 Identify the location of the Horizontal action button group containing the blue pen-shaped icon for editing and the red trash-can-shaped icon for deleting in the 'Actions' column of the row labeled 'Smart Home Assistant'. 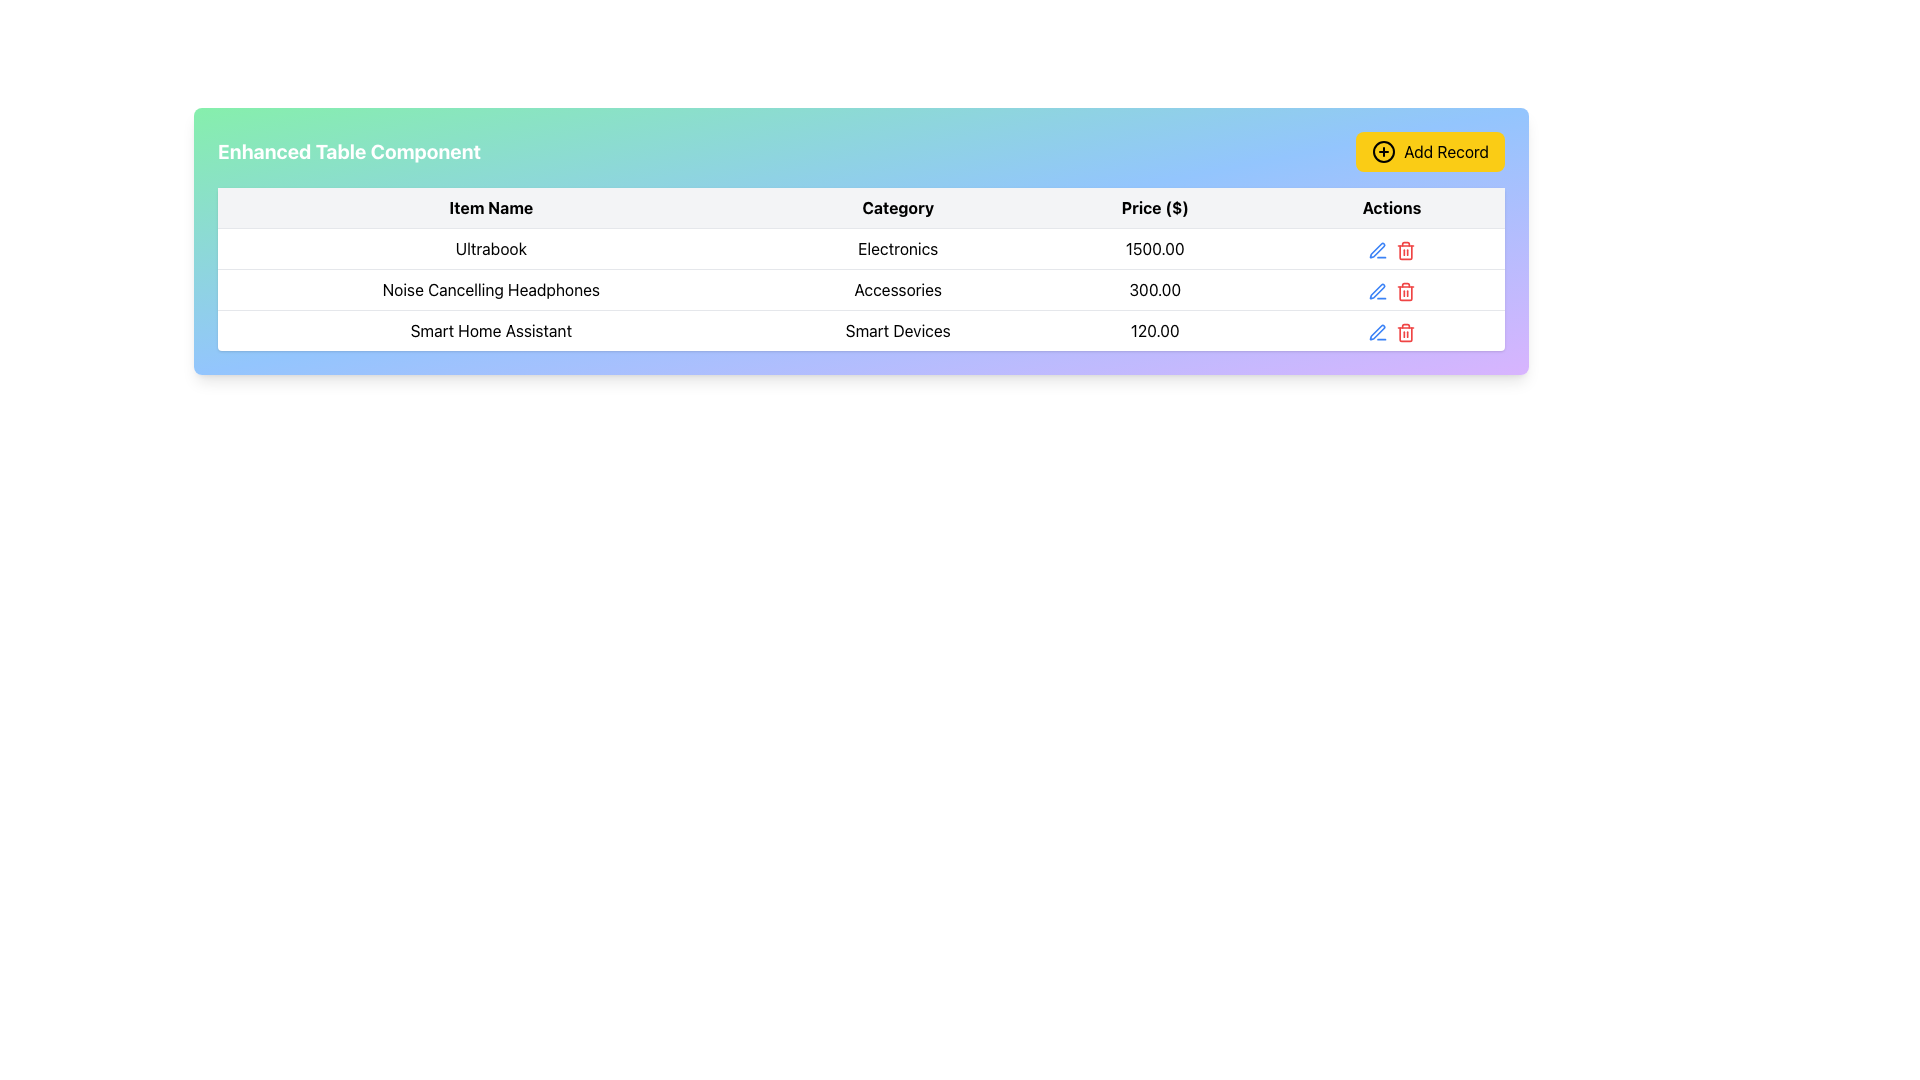
(1391, 329).